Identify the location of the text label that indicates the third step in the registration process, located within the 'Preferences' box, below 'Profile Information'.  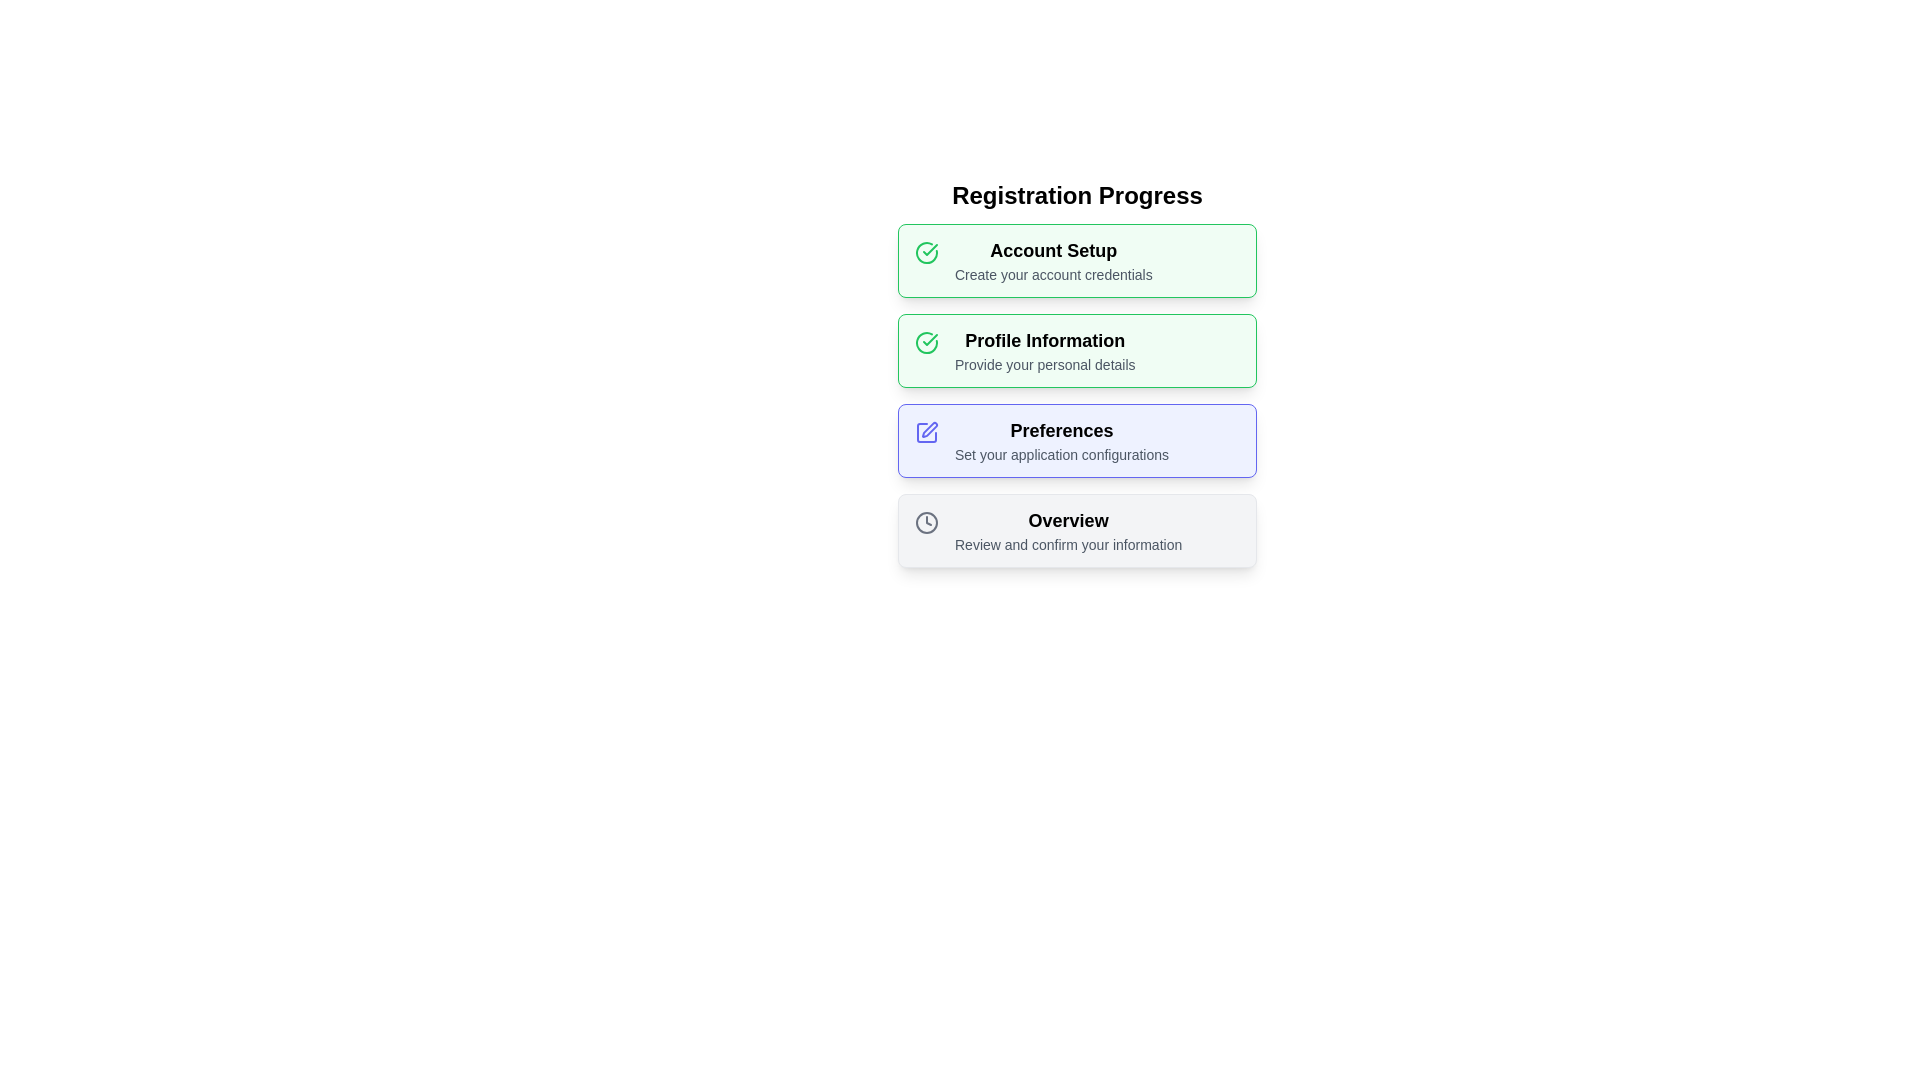
(1060, 430).